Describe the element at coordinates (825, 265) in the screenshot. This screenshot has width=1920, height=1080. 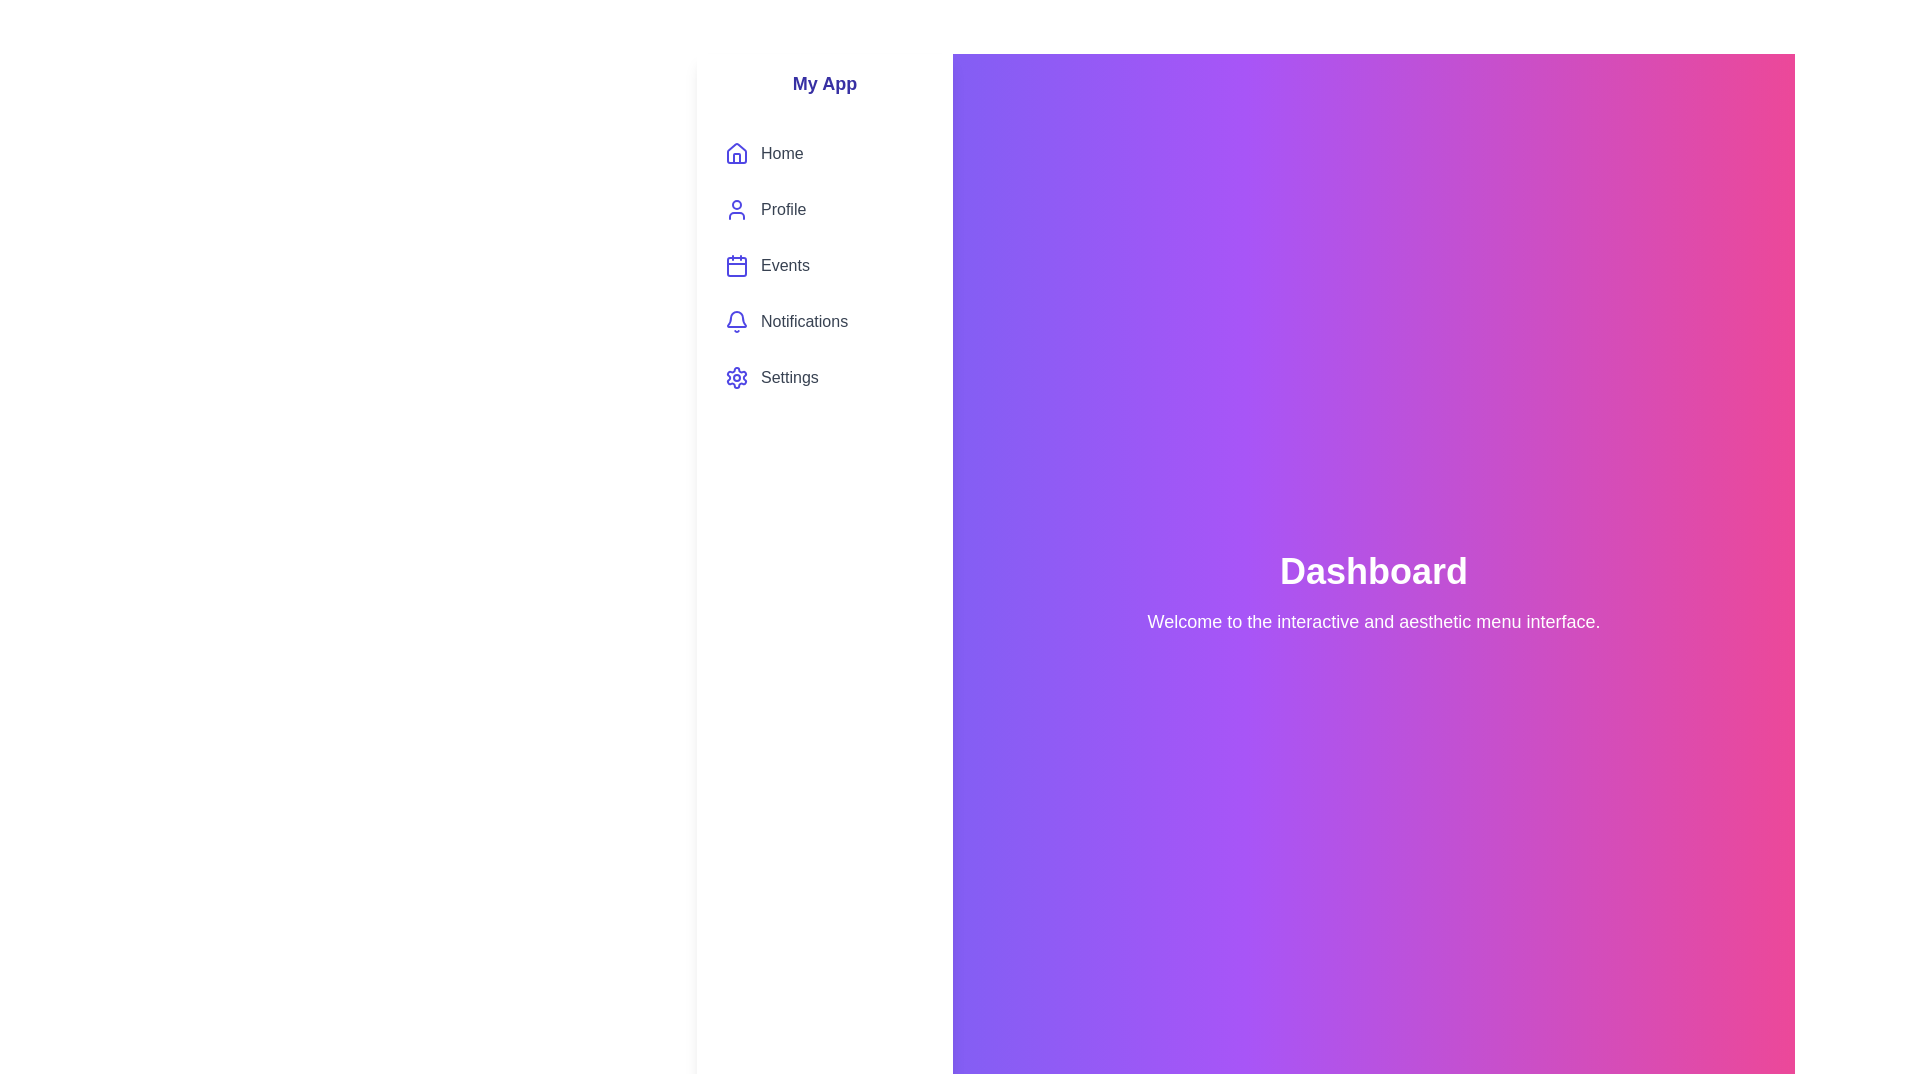
I see `the menu item labeled Events to preview its hover state` at that location.